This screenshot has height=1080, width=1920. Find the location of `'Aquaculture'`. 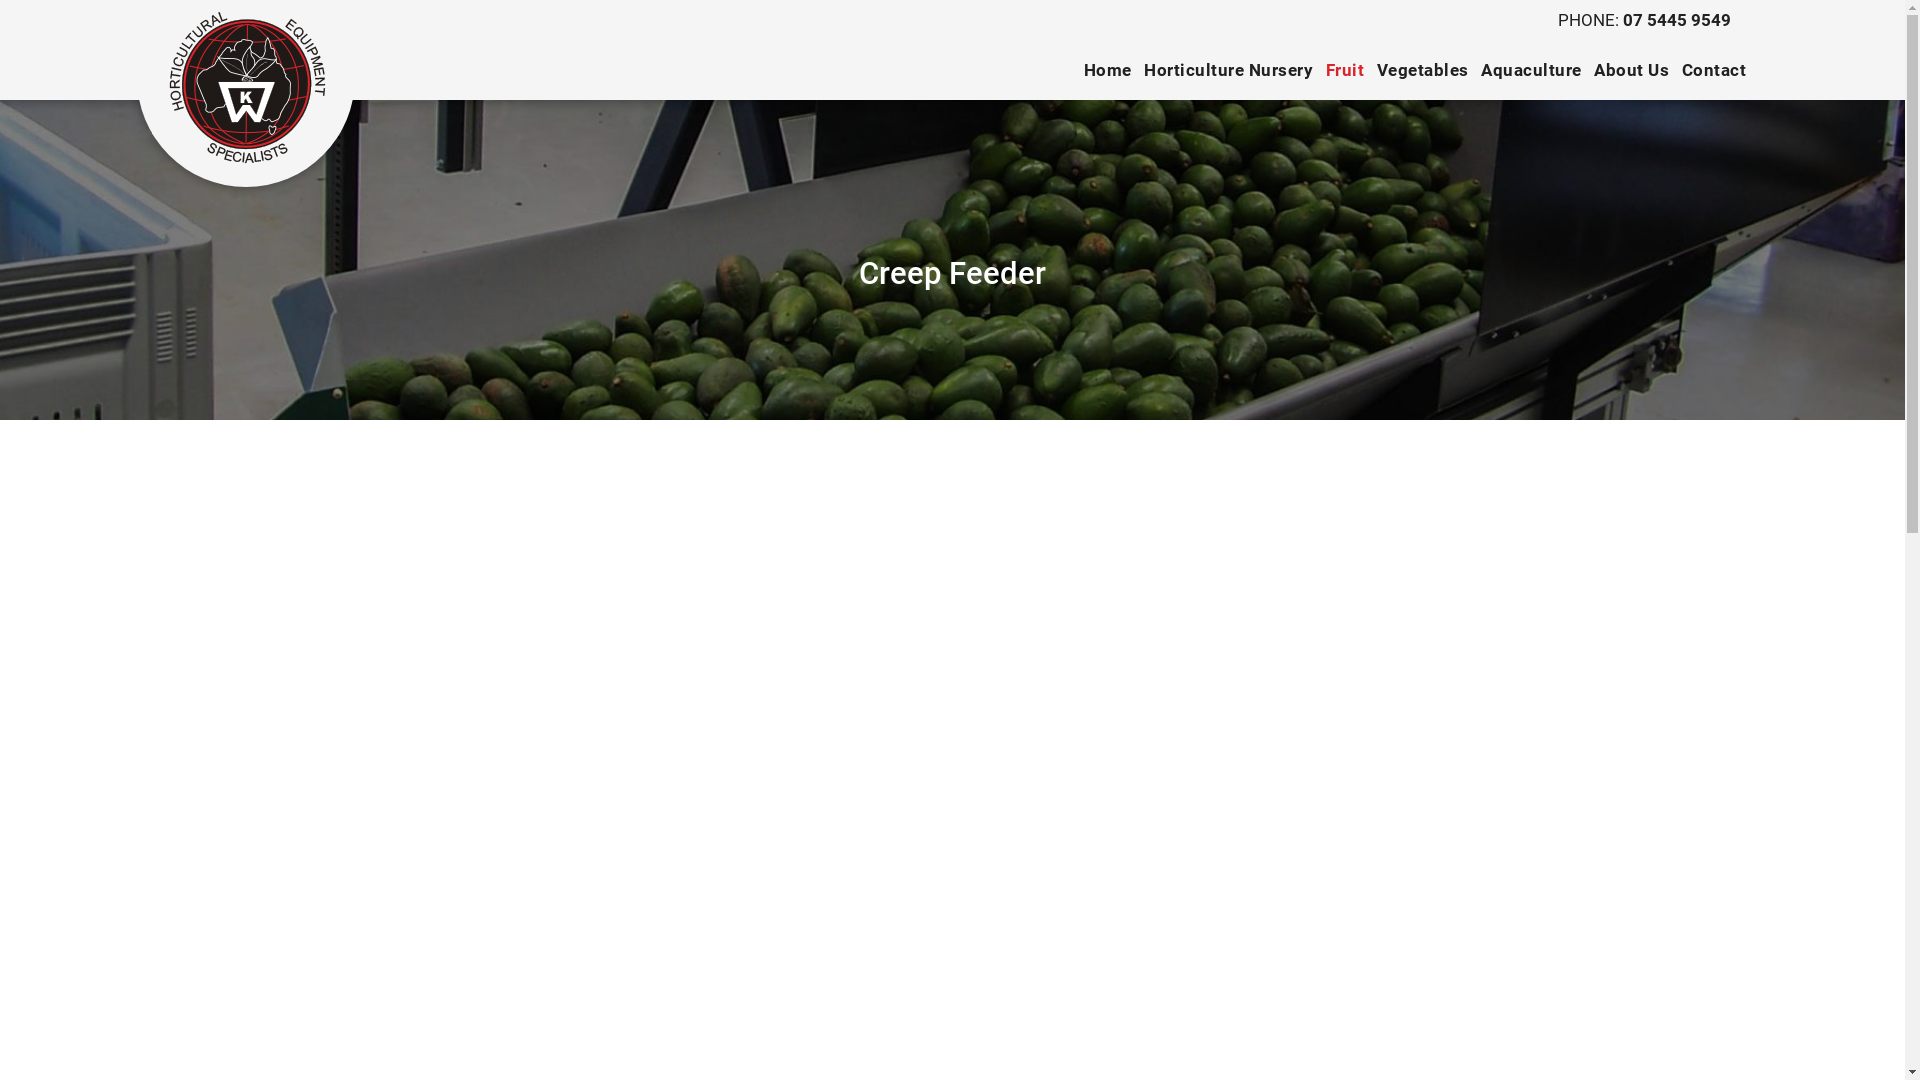

'Aquaculture' is located at coordinates (1530, 69).